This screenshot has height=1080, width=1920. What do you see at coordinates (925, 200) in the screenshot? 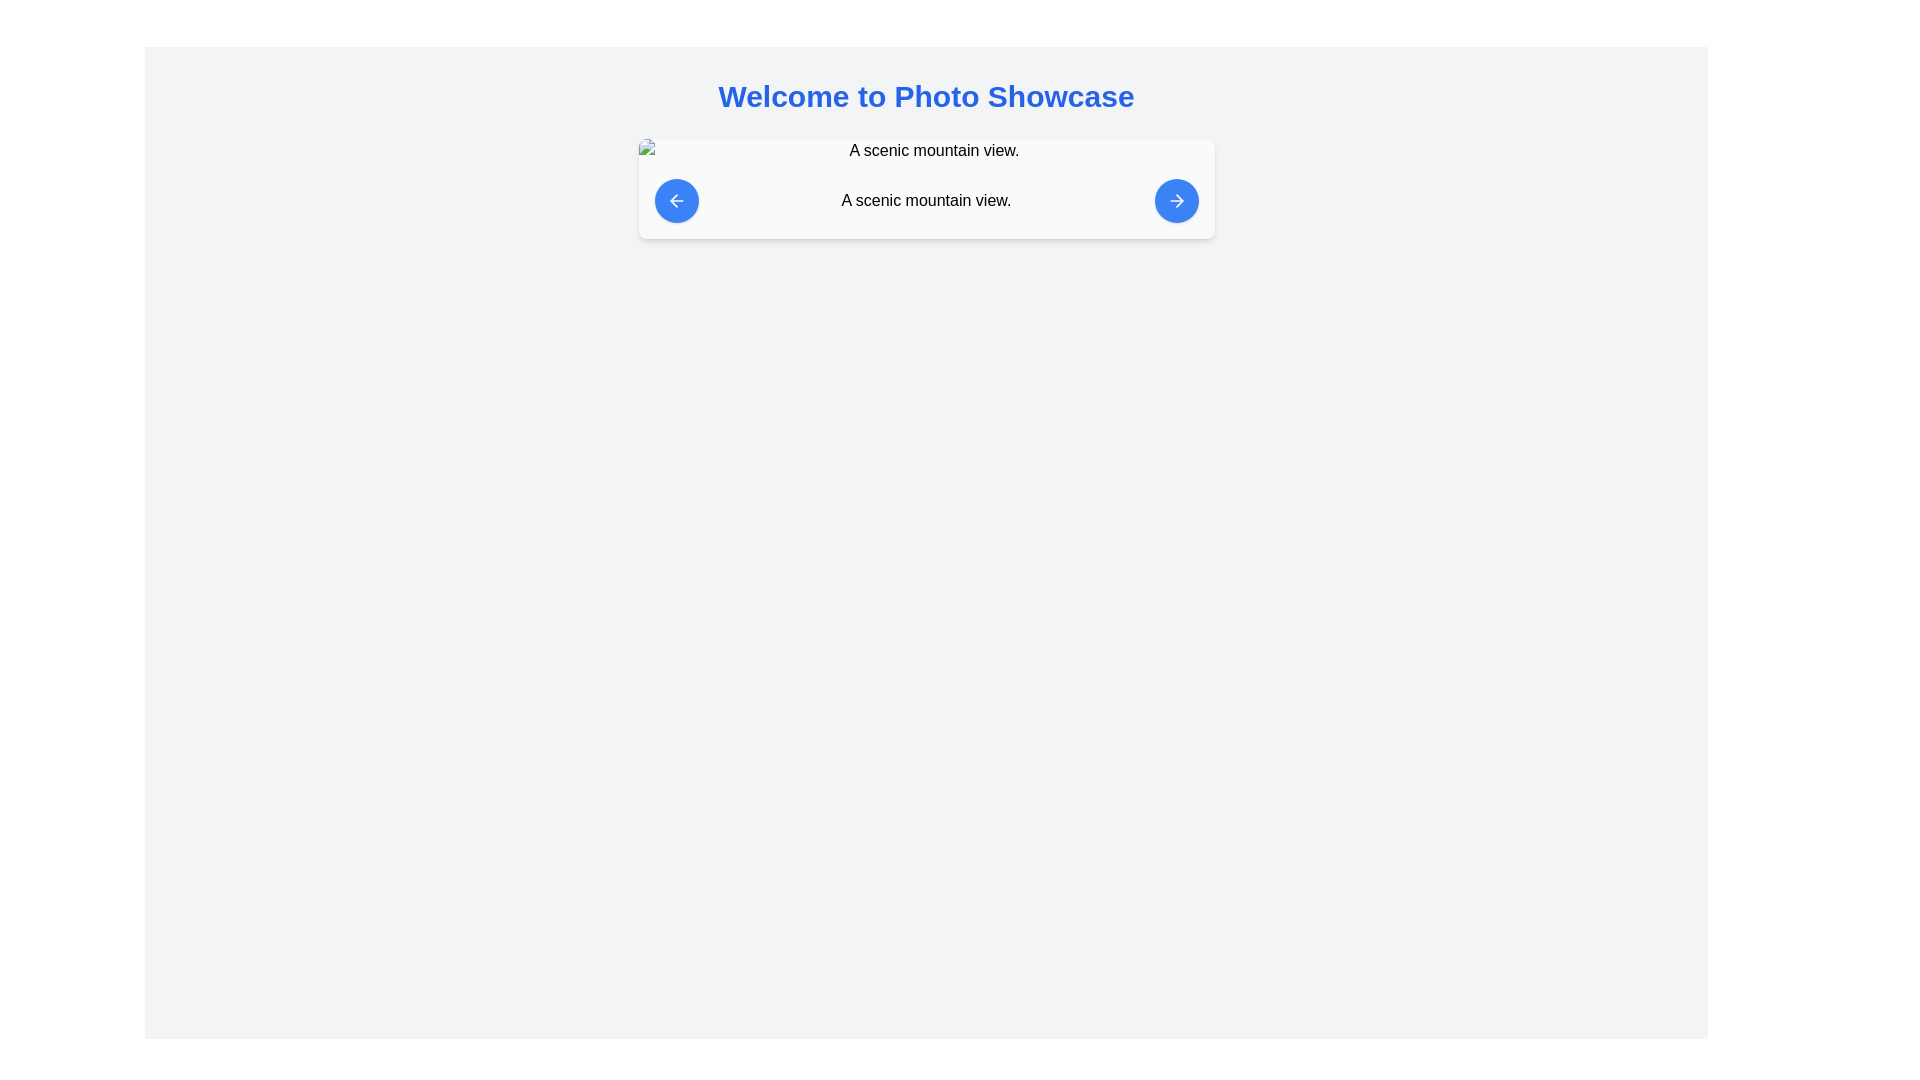
I see `the static text label that provides information about the adjacent image, centrally aligned between the left and right blue arrows` at bounding box center [925, 200].